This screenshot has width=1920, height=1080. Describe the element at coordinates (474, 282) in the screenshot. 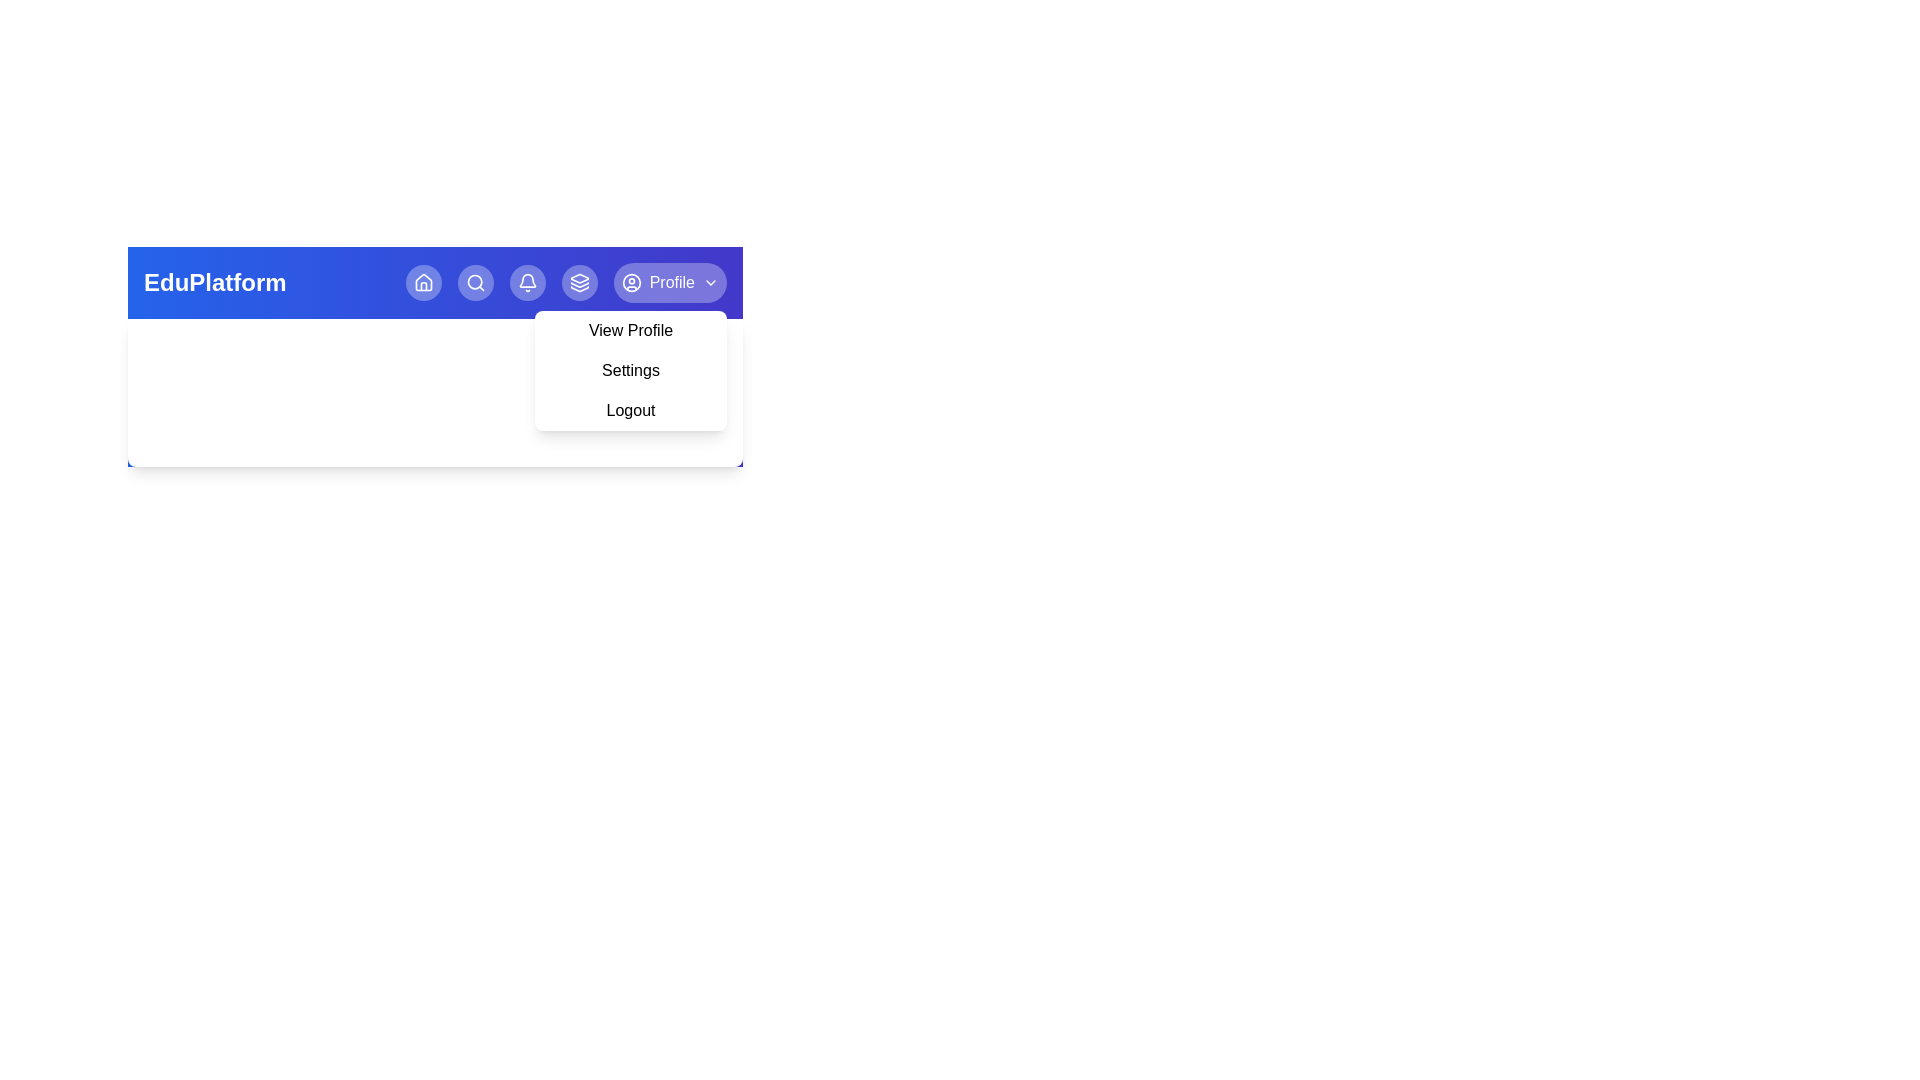

I see `the Search navigation button in the header` at that location.